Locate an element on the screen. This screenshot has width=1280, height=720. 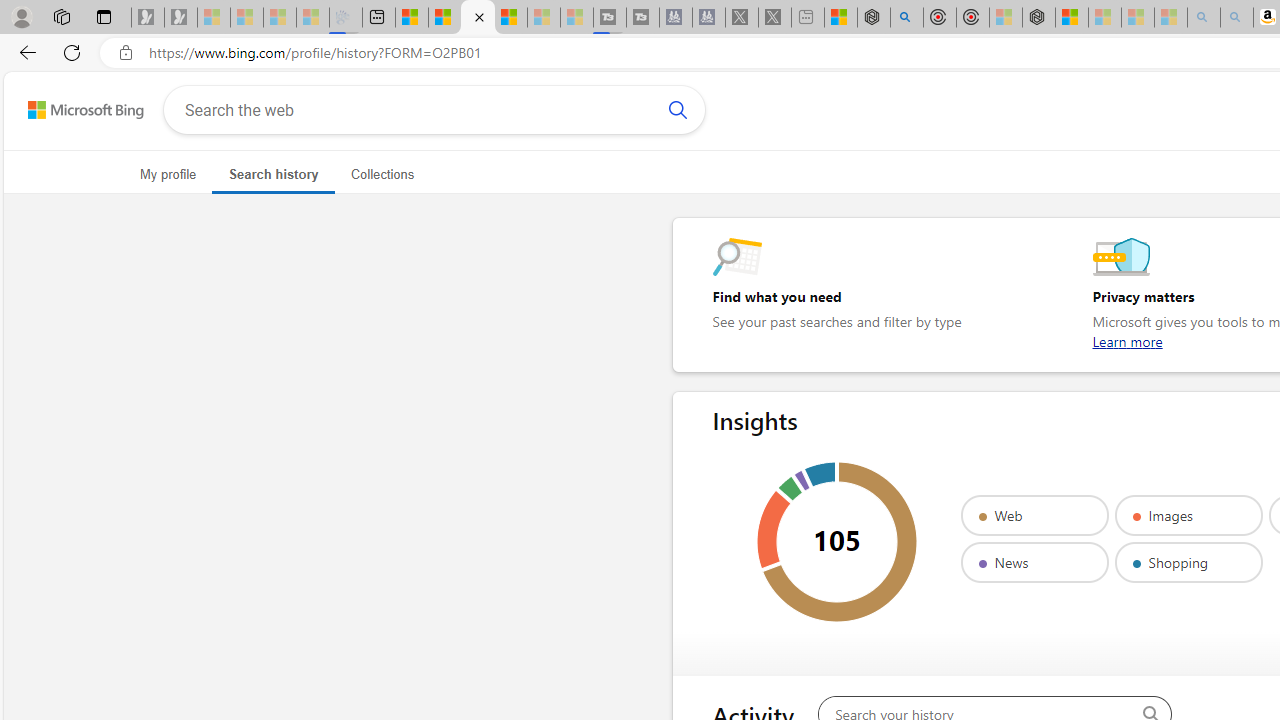
'Nordace - Nordace Siena Is Not An Ordinary Backpack' is located at coordinates (1038, 17).